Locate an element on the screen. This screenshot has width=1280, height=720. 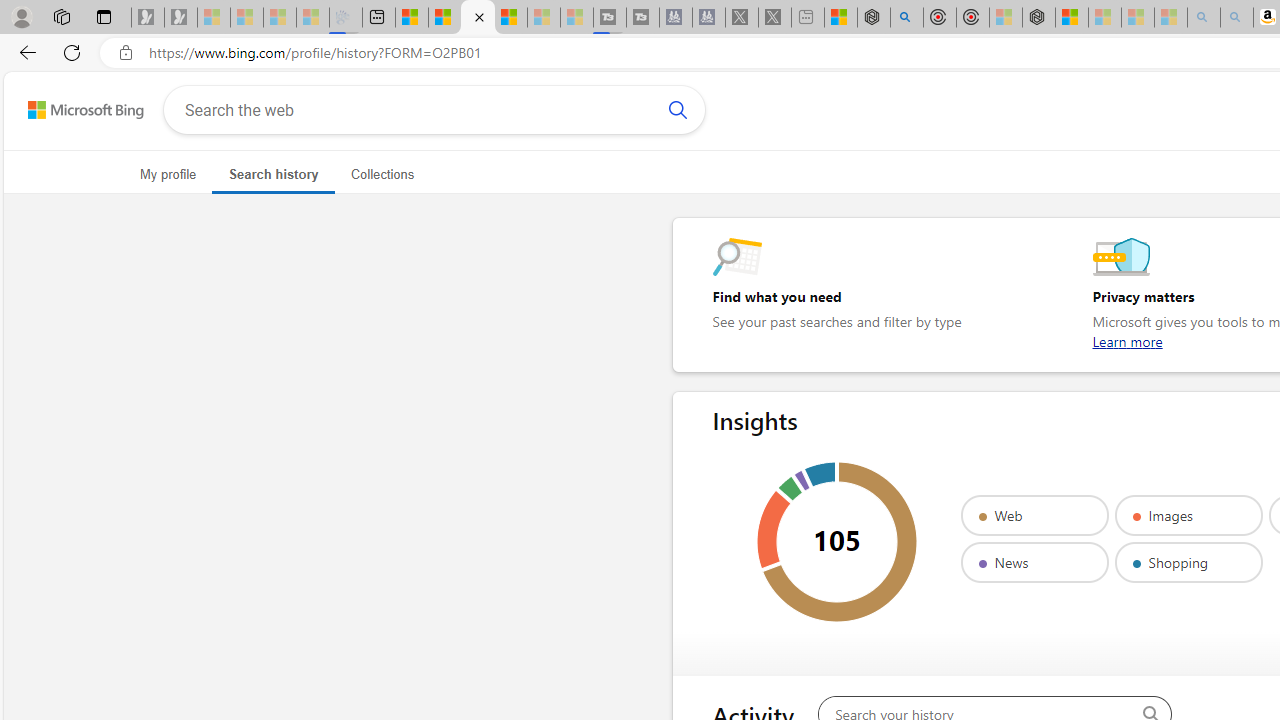
'Nordace - Nordace Siena Is Not An Ordinary Backpack' is located at coordinates (1038, 17).